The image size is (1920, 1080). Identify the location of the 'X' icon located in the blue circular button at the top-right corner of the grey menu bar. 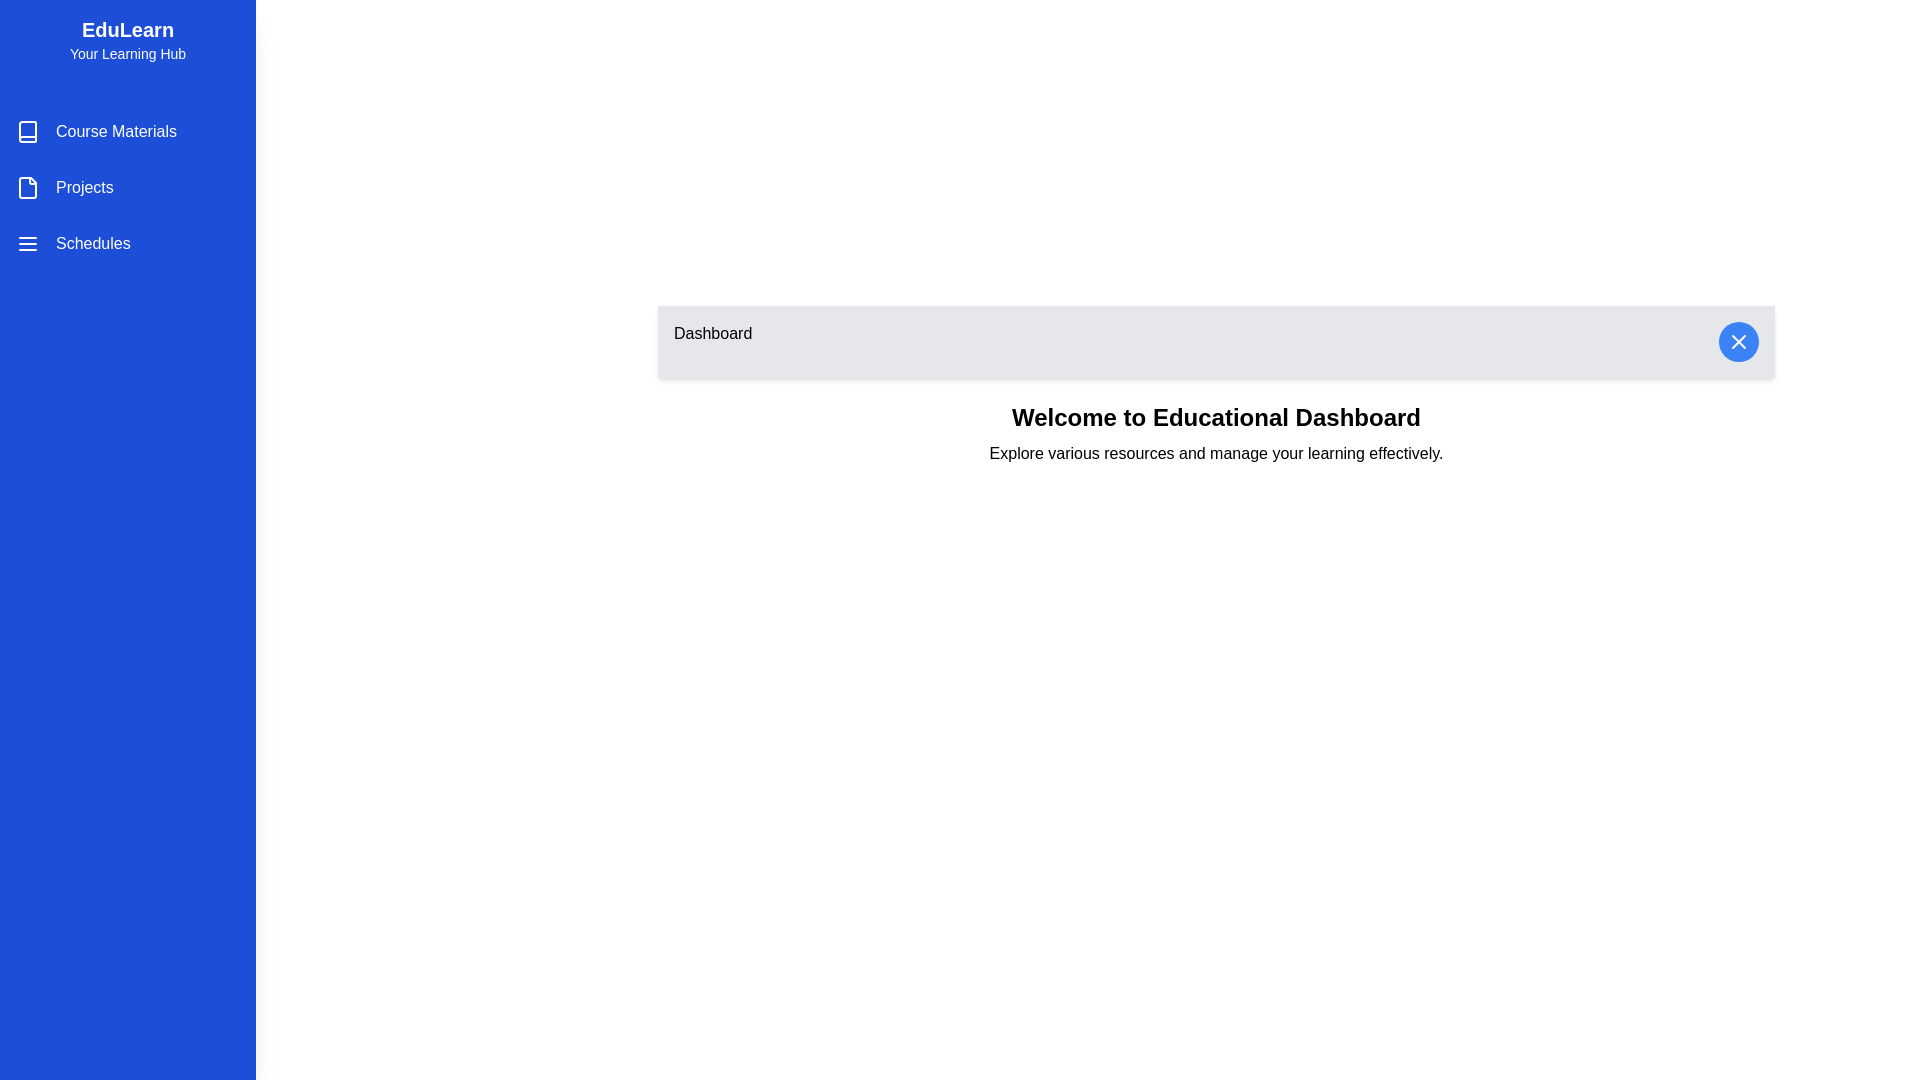
(1737, 341).